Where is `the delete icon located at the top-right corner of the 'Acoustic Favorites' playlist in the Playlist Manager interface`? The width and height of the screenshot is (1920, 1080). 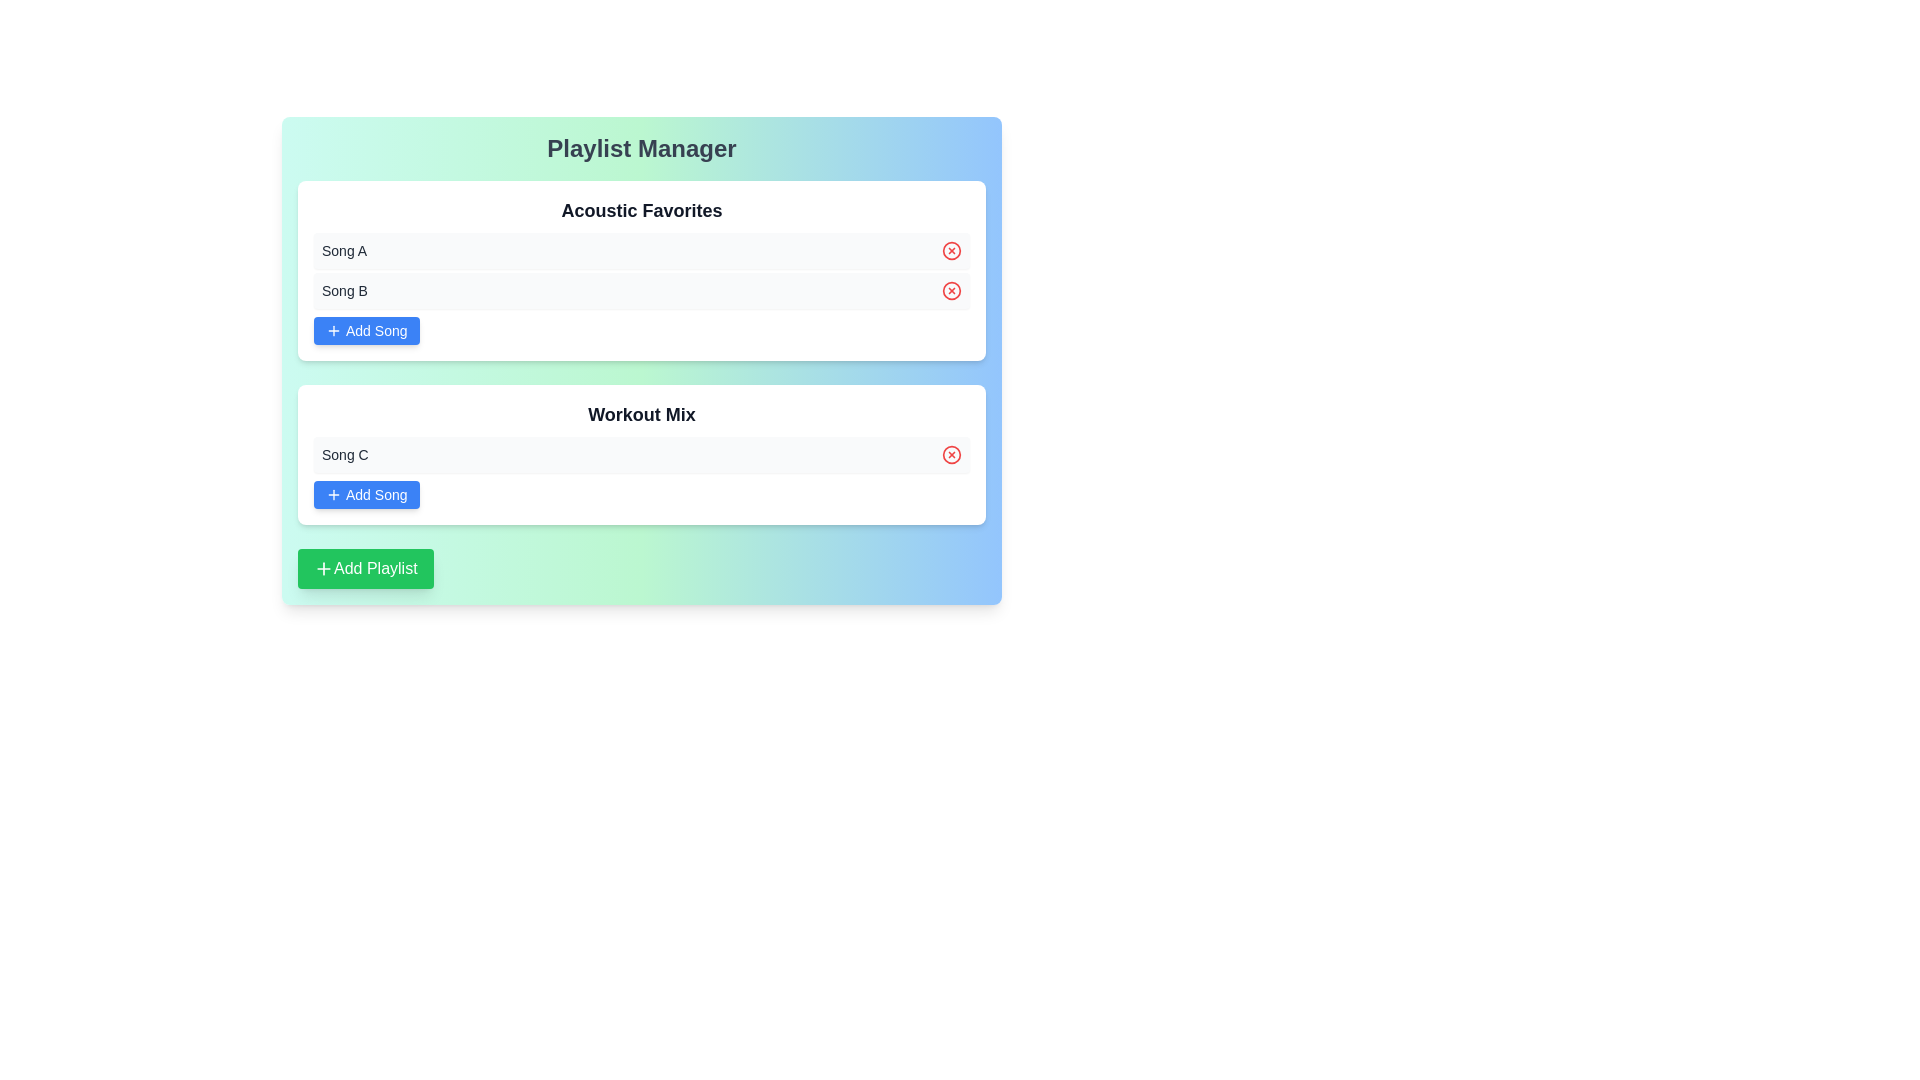
the delete icon located at the top-right corner of the 'Acoustic Favorites' playlist in the Playlist Manager interface is located at coordinates (950, 249).